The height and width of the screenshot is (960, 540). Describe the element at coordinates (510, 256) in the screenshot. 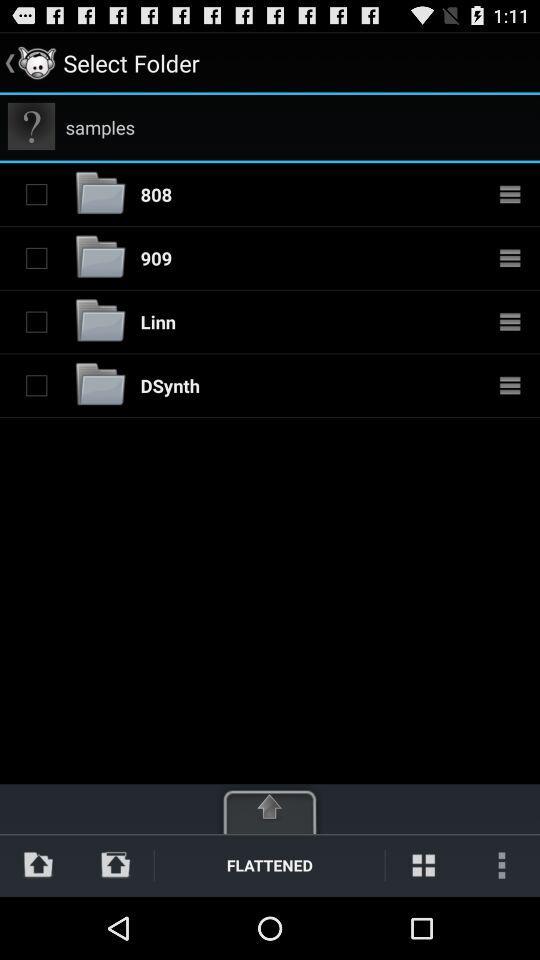

I see `folder options` at that location.